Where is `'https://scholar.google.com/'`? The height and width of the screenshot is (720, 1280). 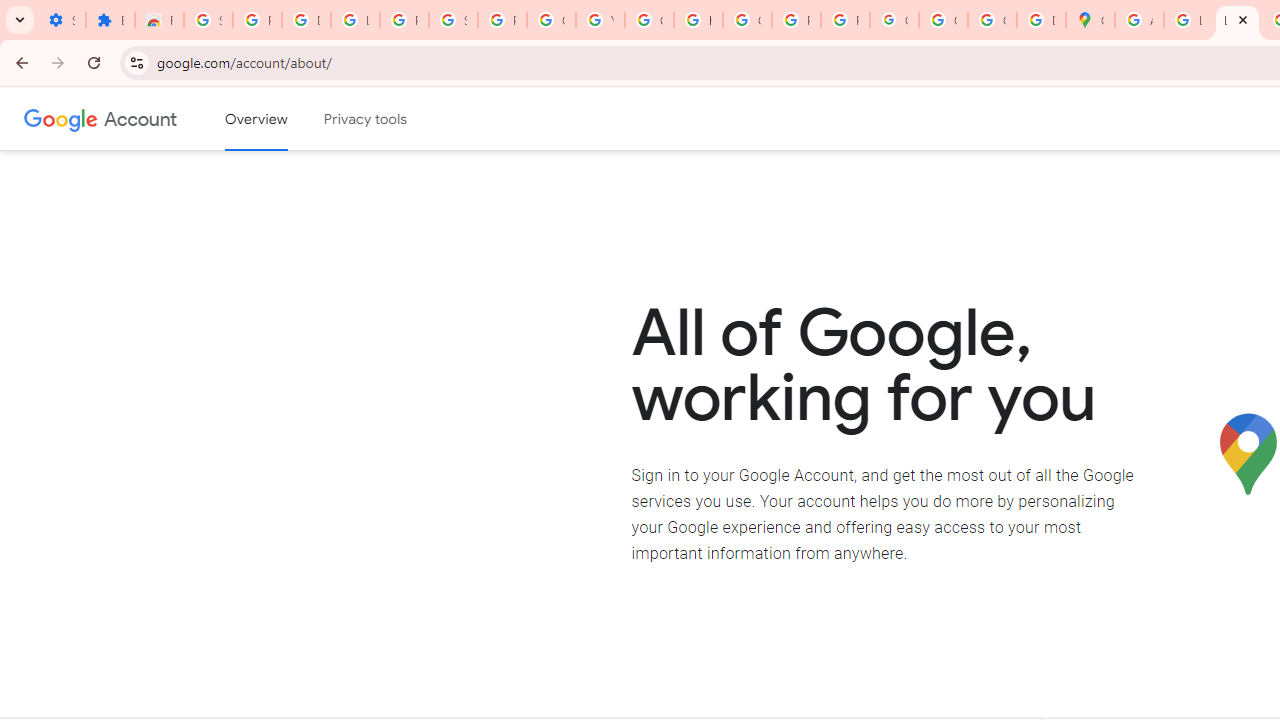 'https://scholar.google.com/' is located at coordinates (698, 20).